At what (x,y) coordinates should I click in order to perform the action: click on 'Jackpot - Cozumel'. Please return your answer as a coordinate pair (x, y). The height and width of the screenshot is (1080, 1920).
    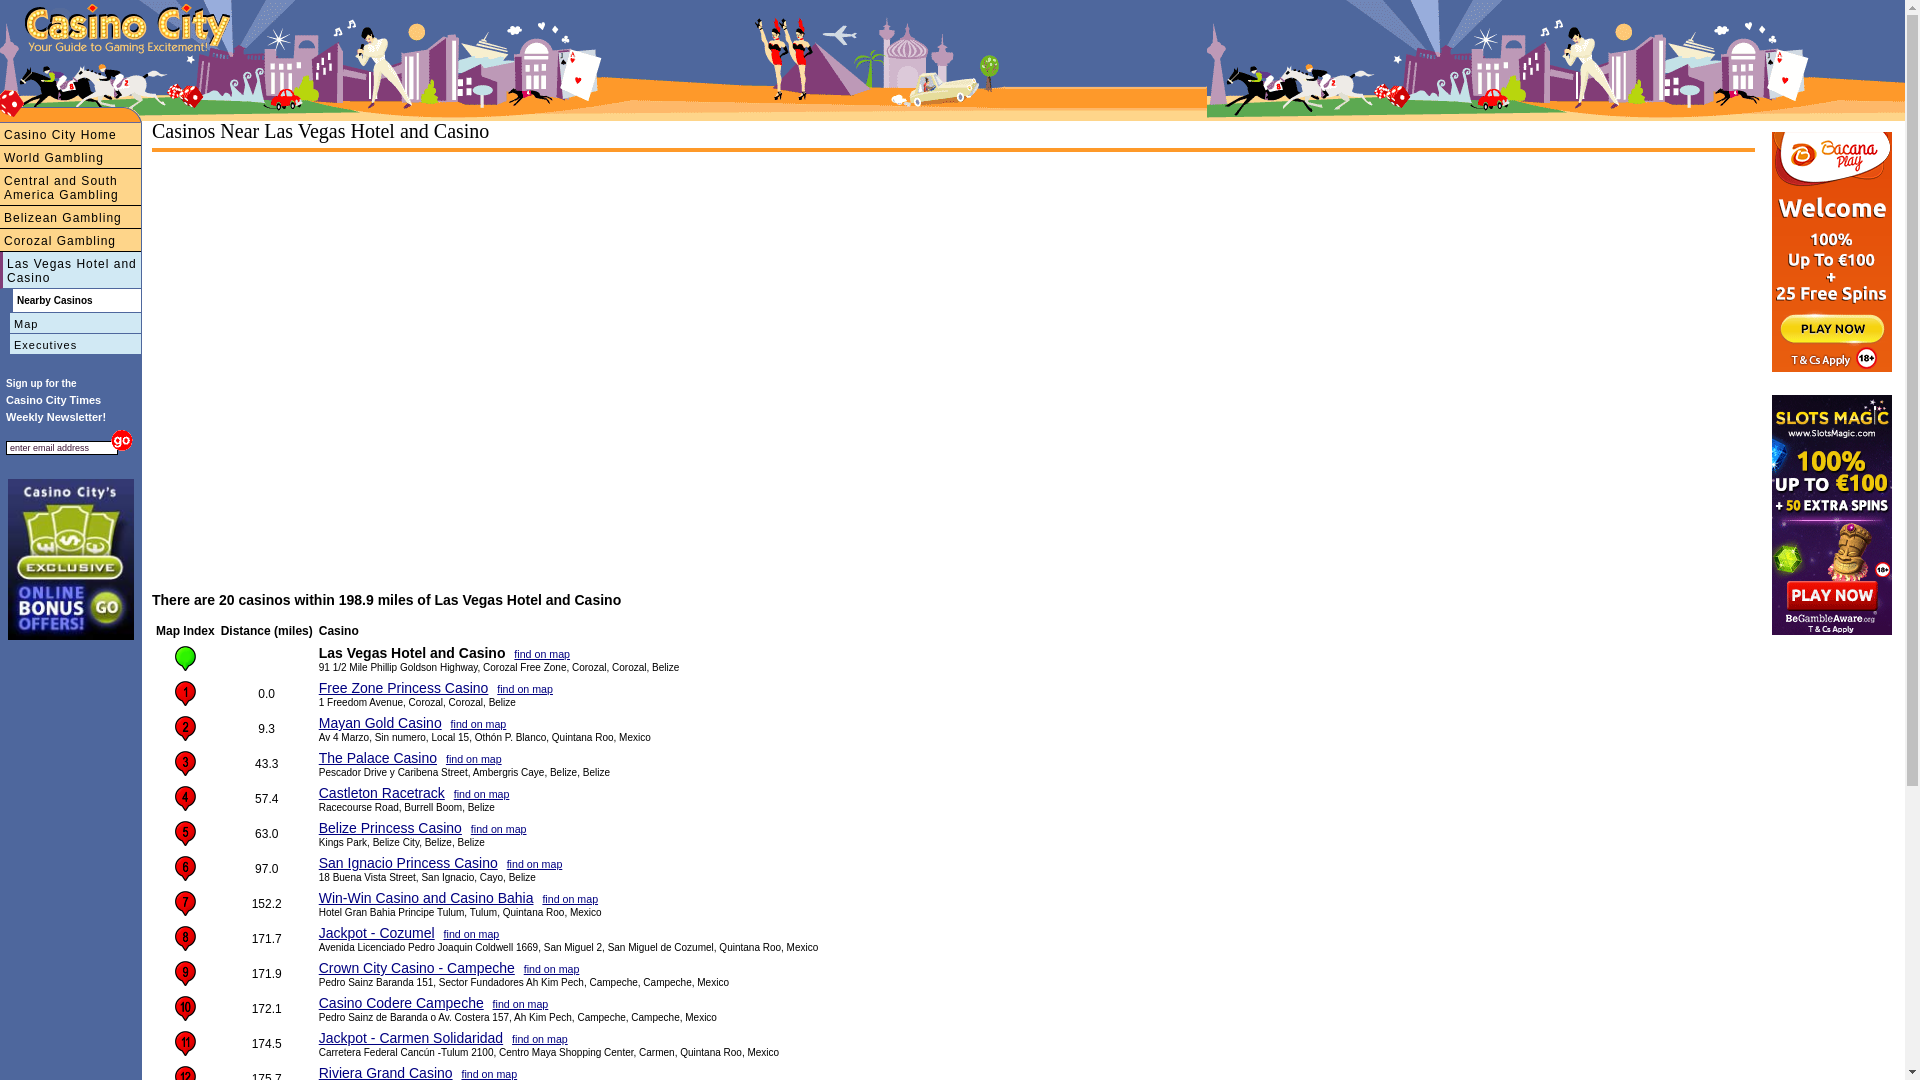
    Looking at the image, I should click on (377, 933).